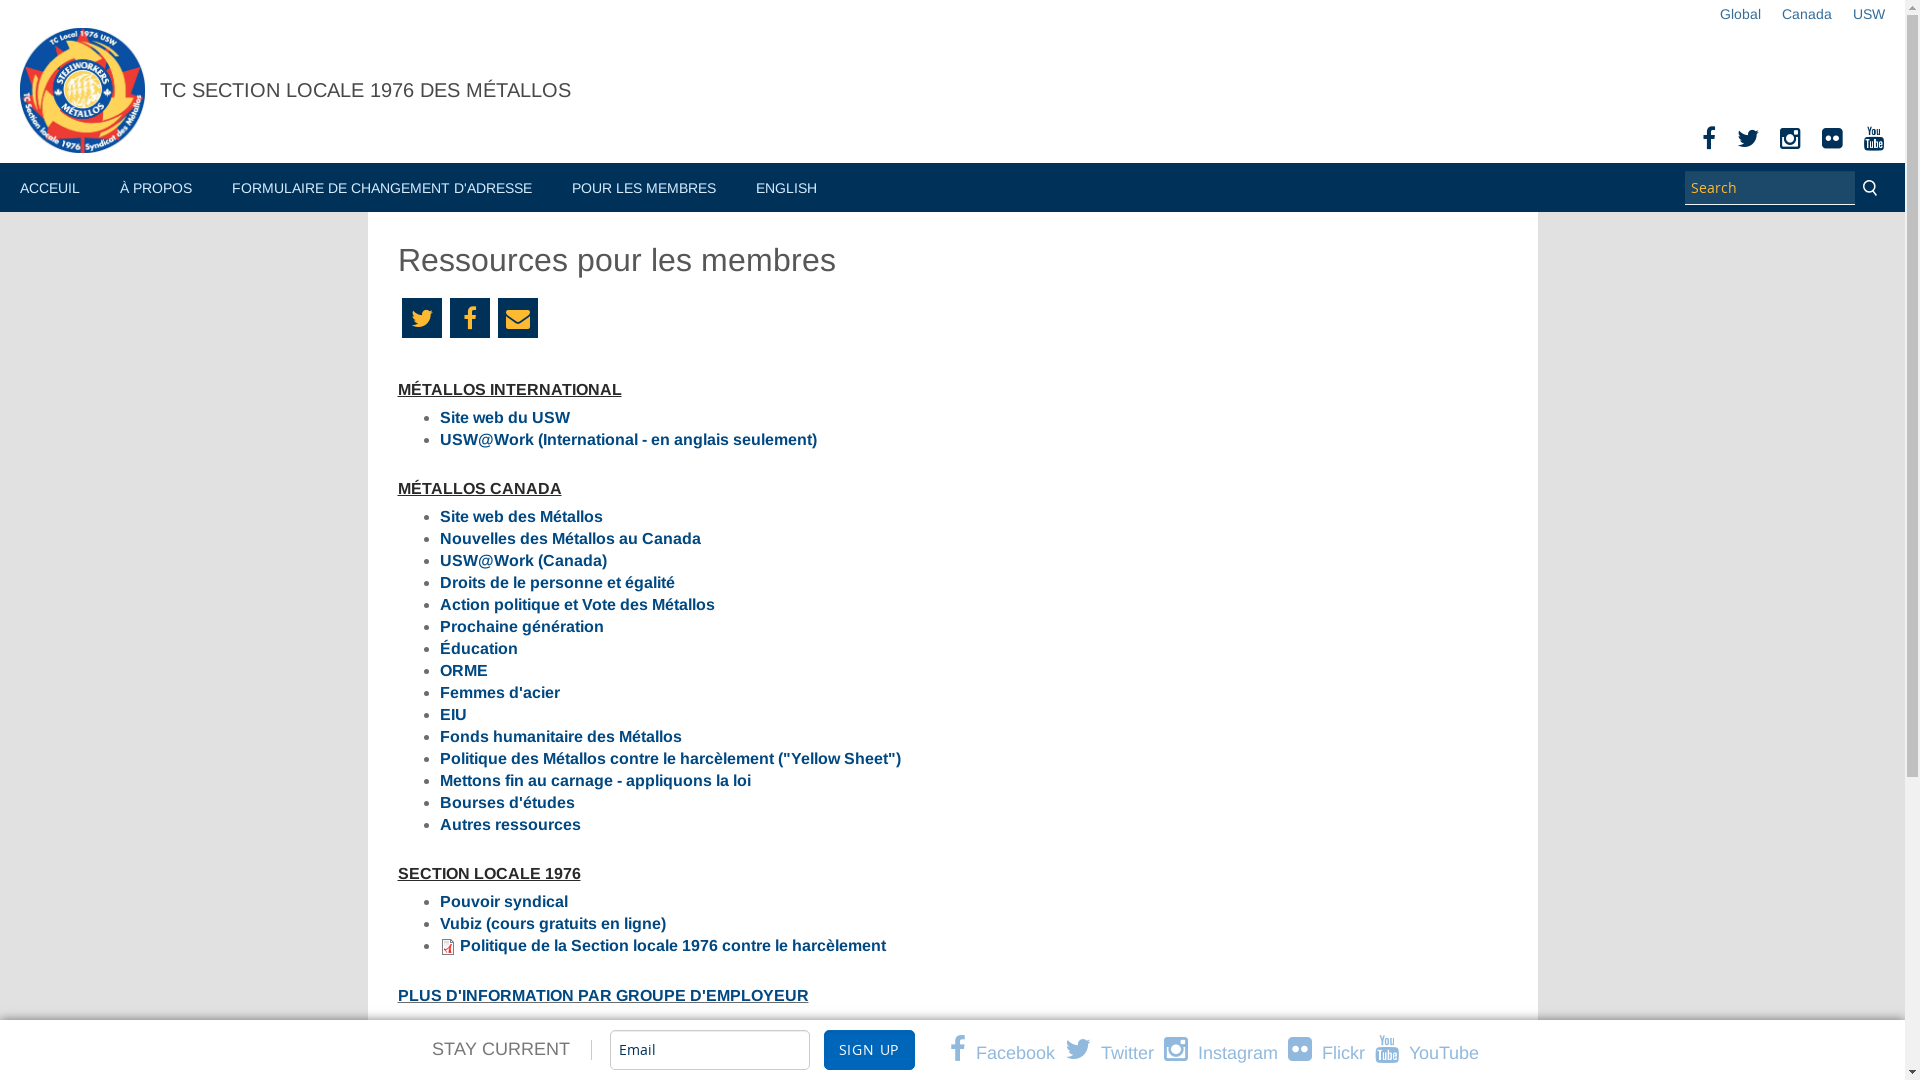 Image resolution: width=1920 pixels, height=1080 pixels. What do you see at coordinates (518, 316) in the screenshot?
I see `'Email'` at bounding box center [518, 316].